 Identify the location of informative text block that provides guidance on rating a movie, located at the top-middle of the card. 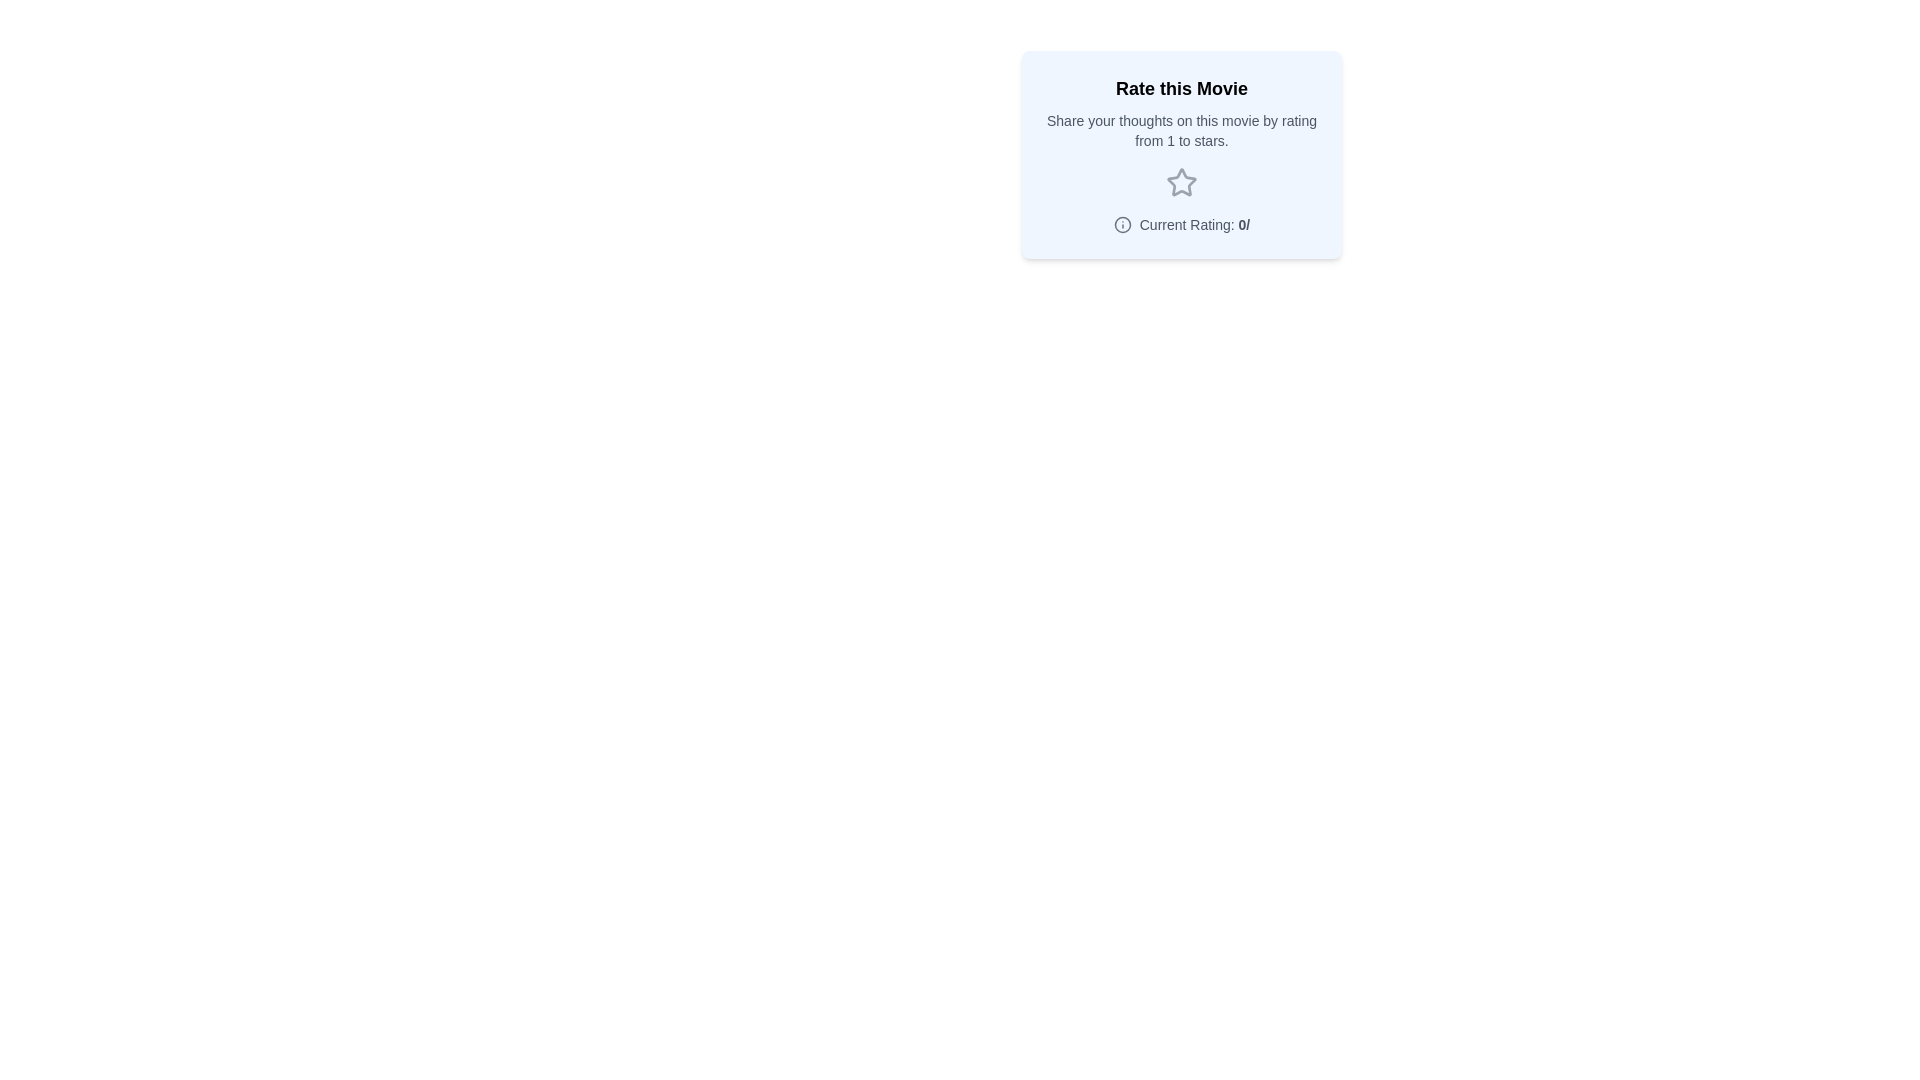
(1181, 112).